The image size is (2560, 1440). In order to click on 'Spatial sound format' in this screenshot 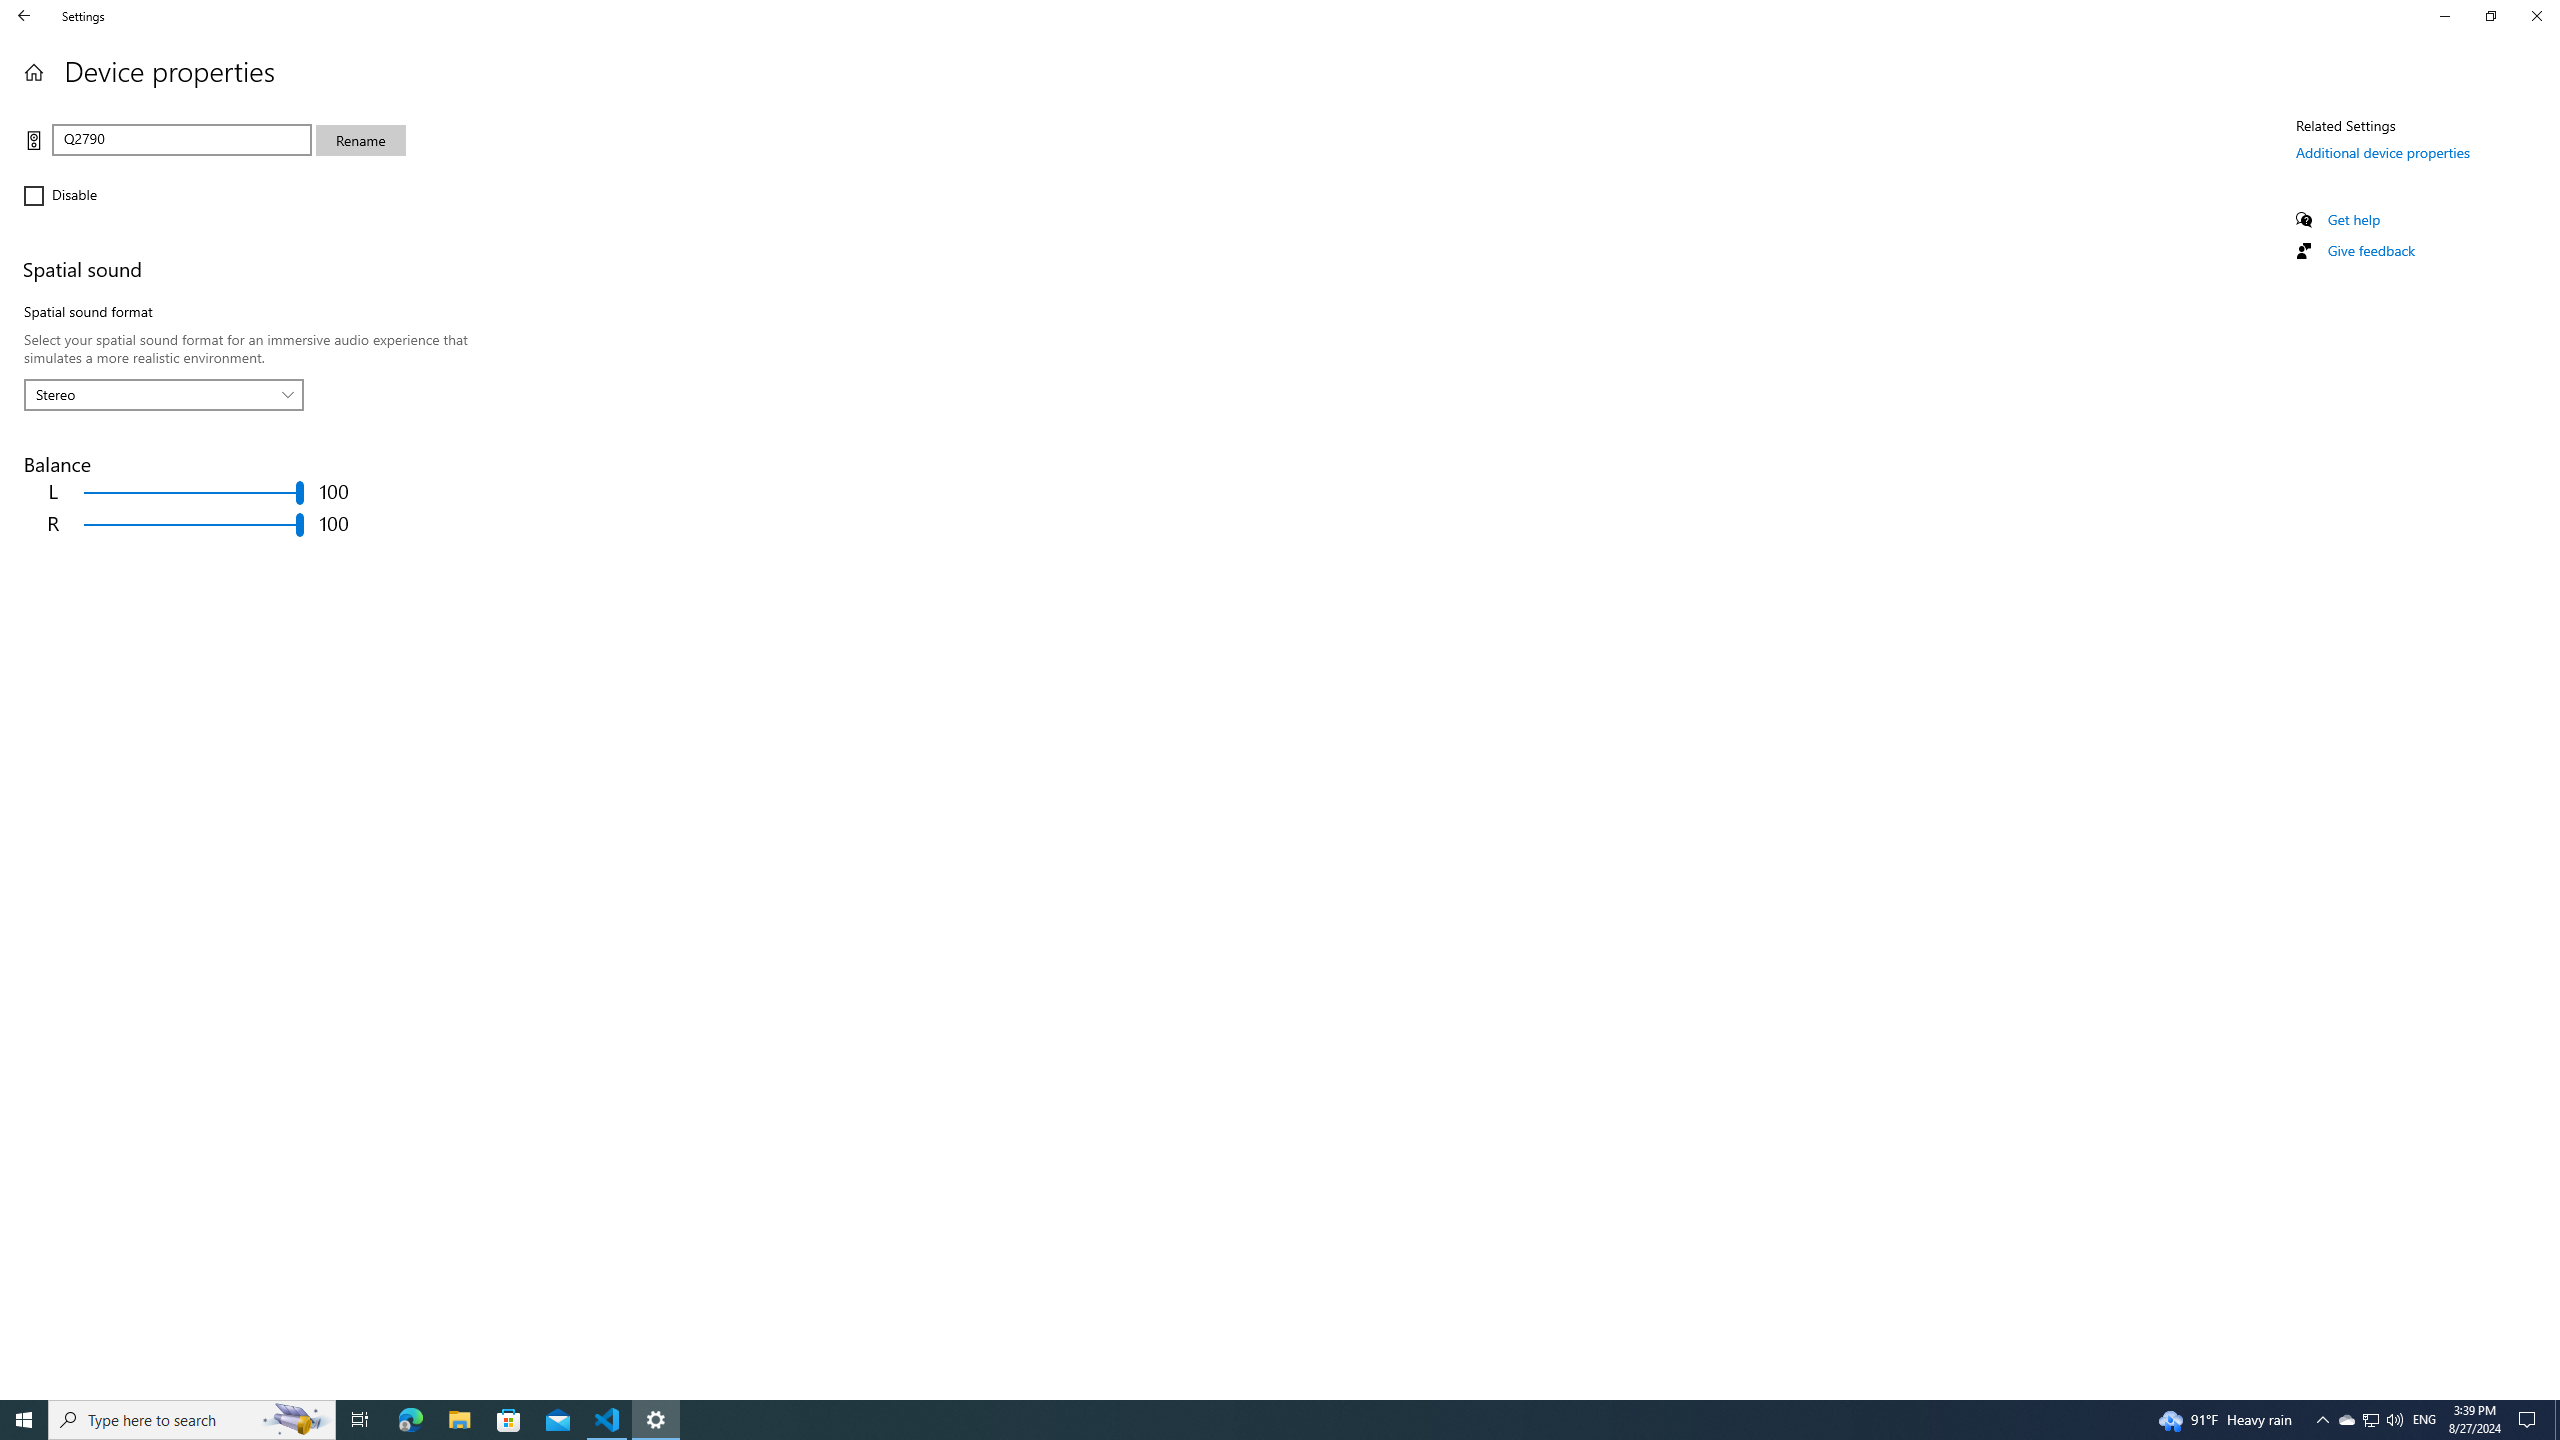, I will do `click(163, 394)`.